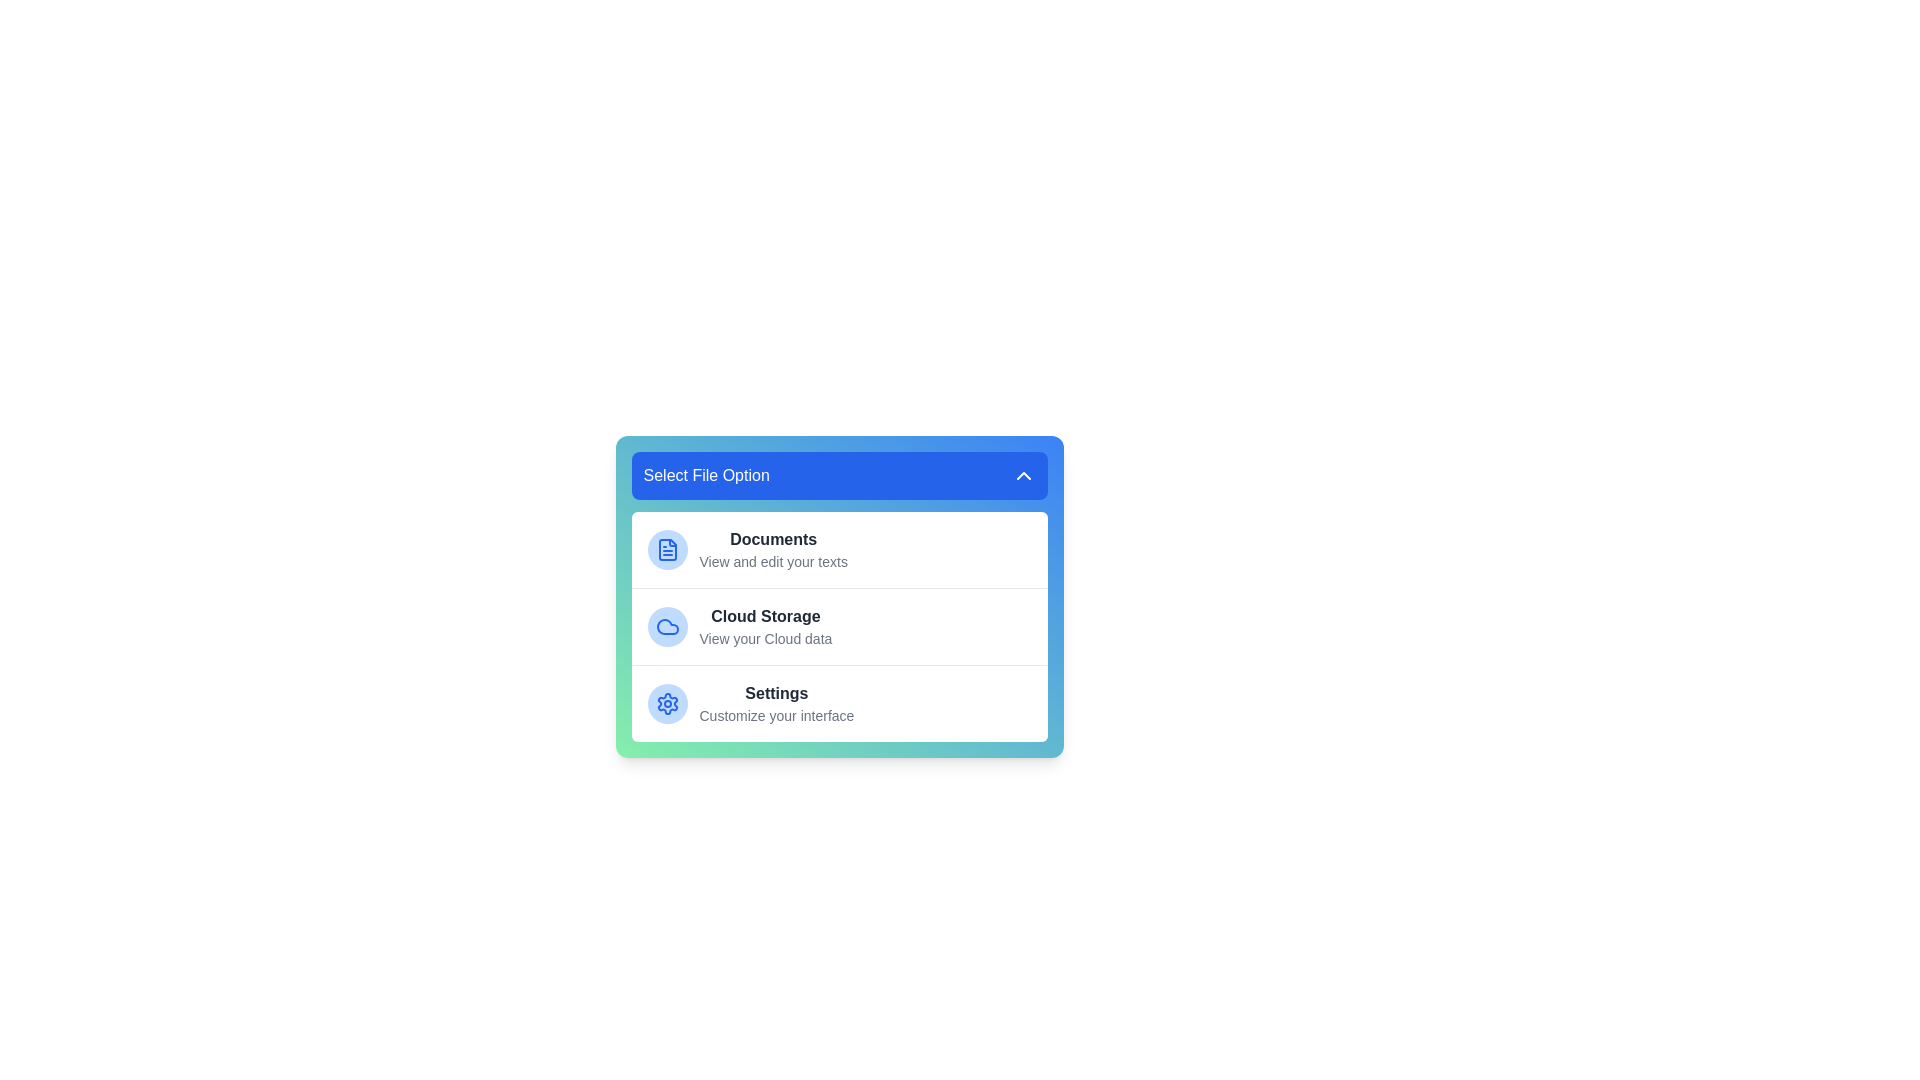 The image size is (1920, 1080). Describe the element at coordinates (667, 550) in the screenshot. I see `the small blue outlined document icon located to the left of the 'Documents' text label` at that location.